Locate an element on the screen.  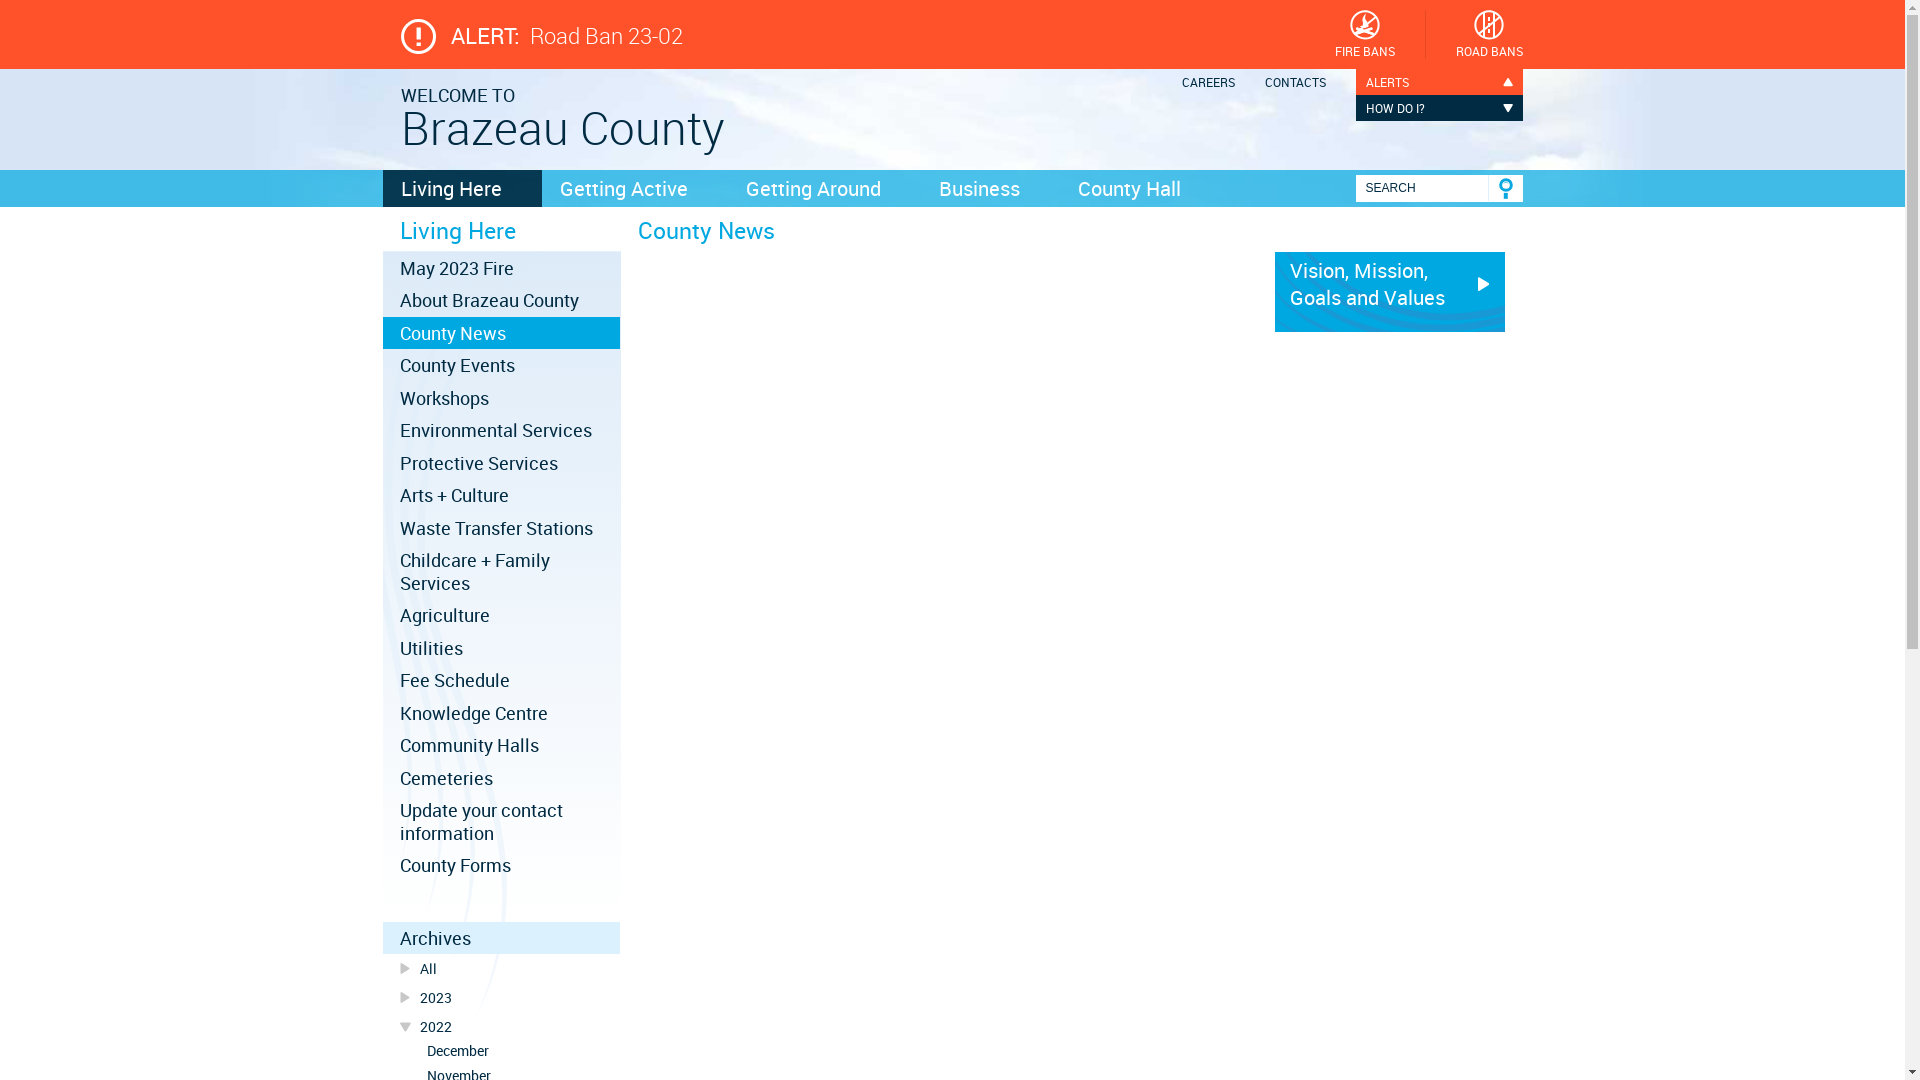
'Agriculture' is located at coordinates (382, 613).